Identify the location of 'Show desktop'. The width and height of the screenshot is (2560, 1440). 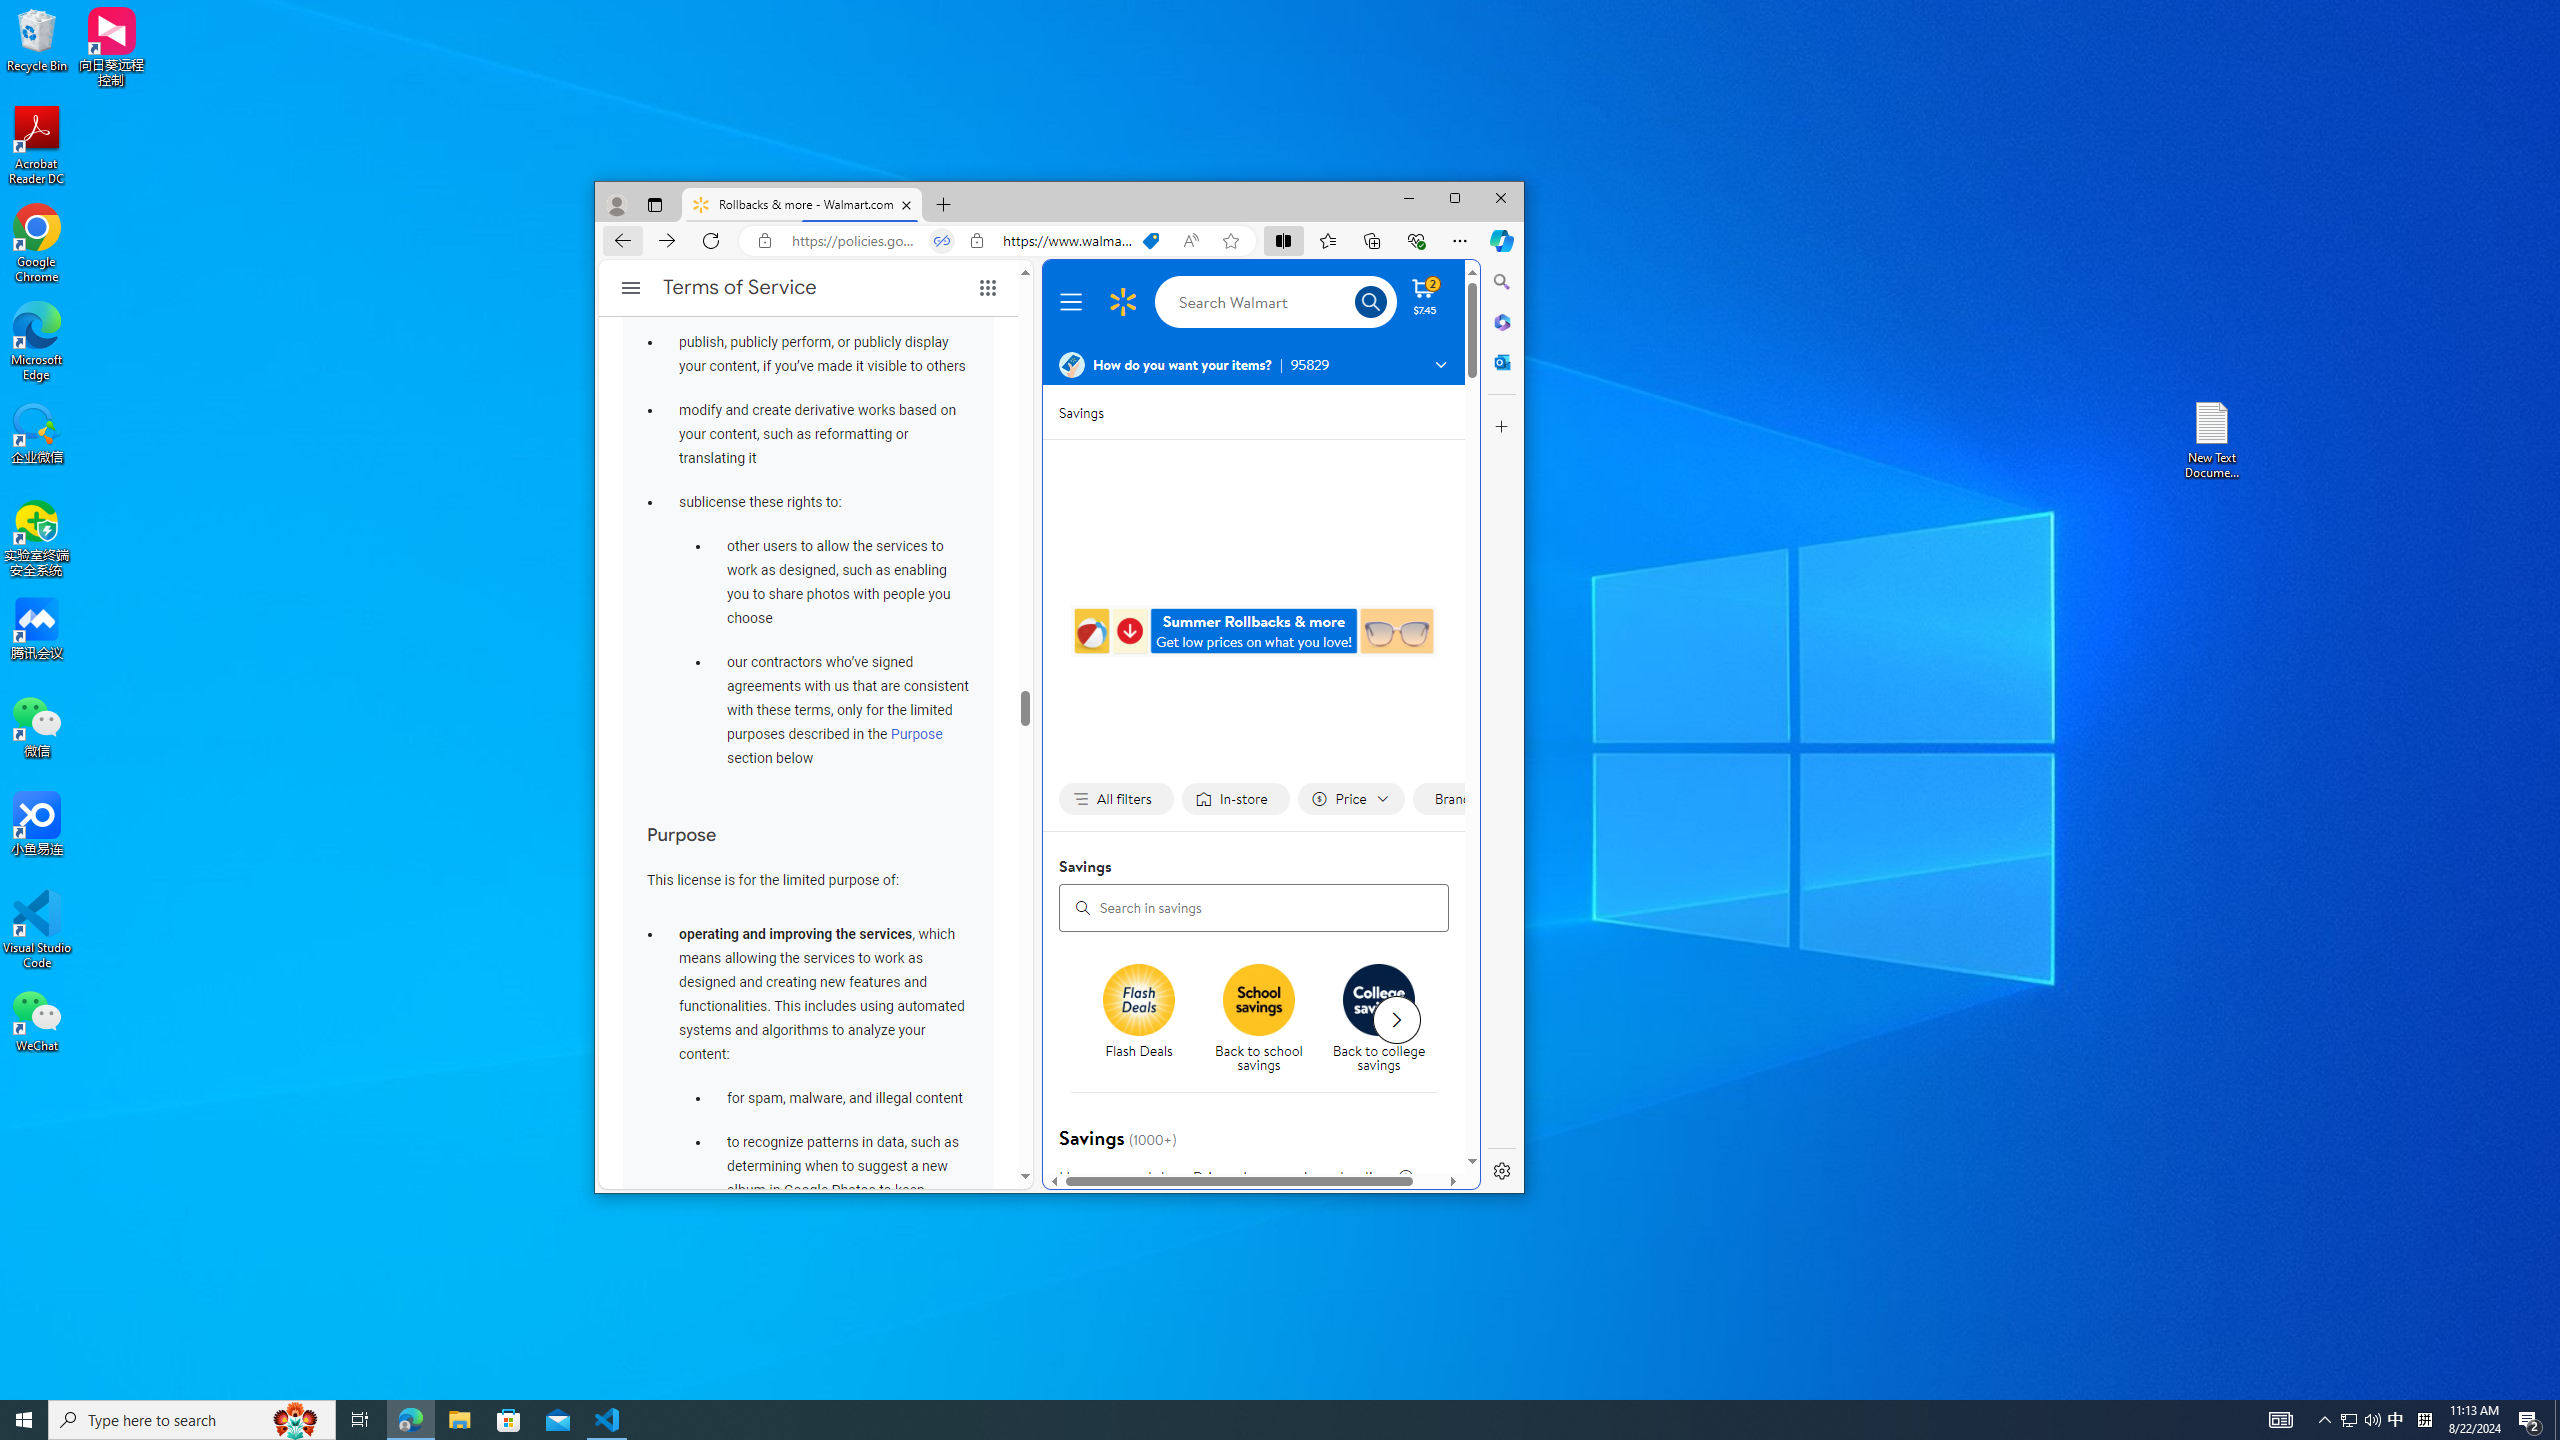
(2556, 1418).